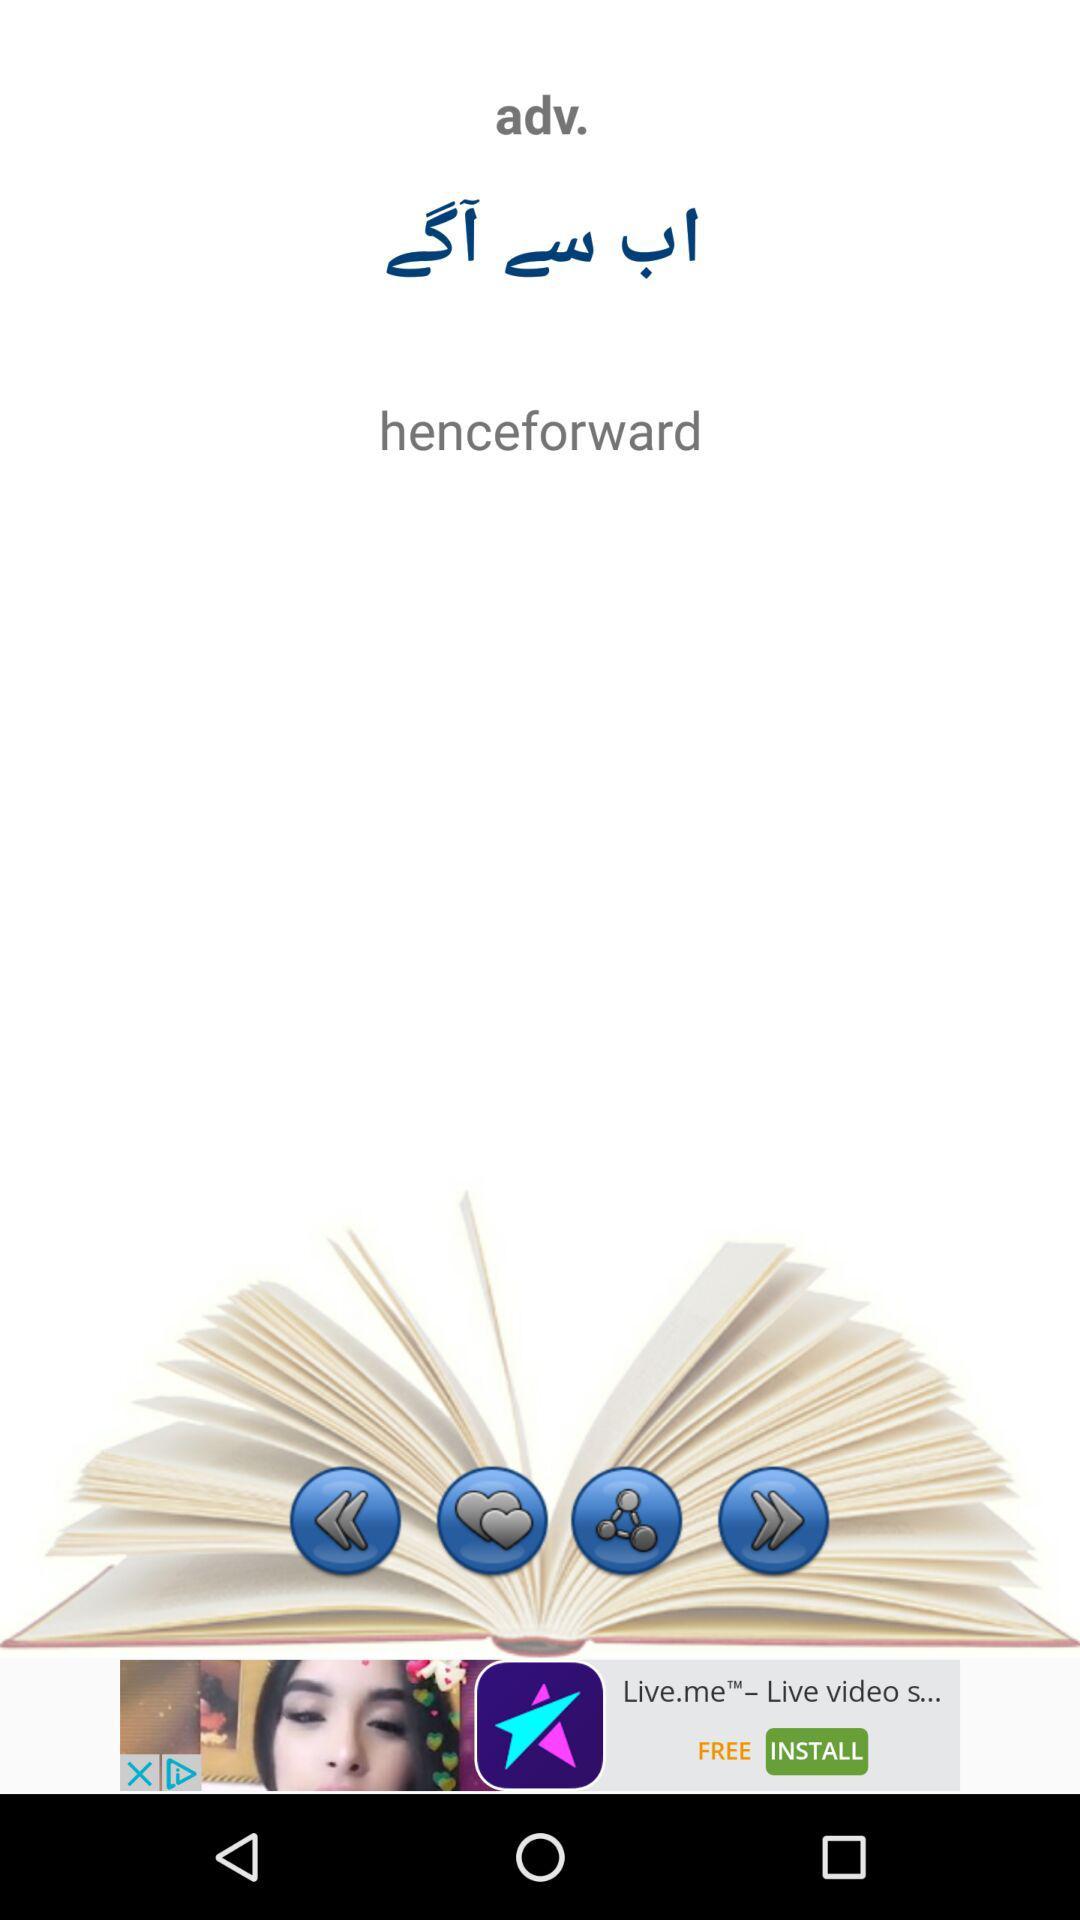  I want to click on go forward, so click(772, 1522).